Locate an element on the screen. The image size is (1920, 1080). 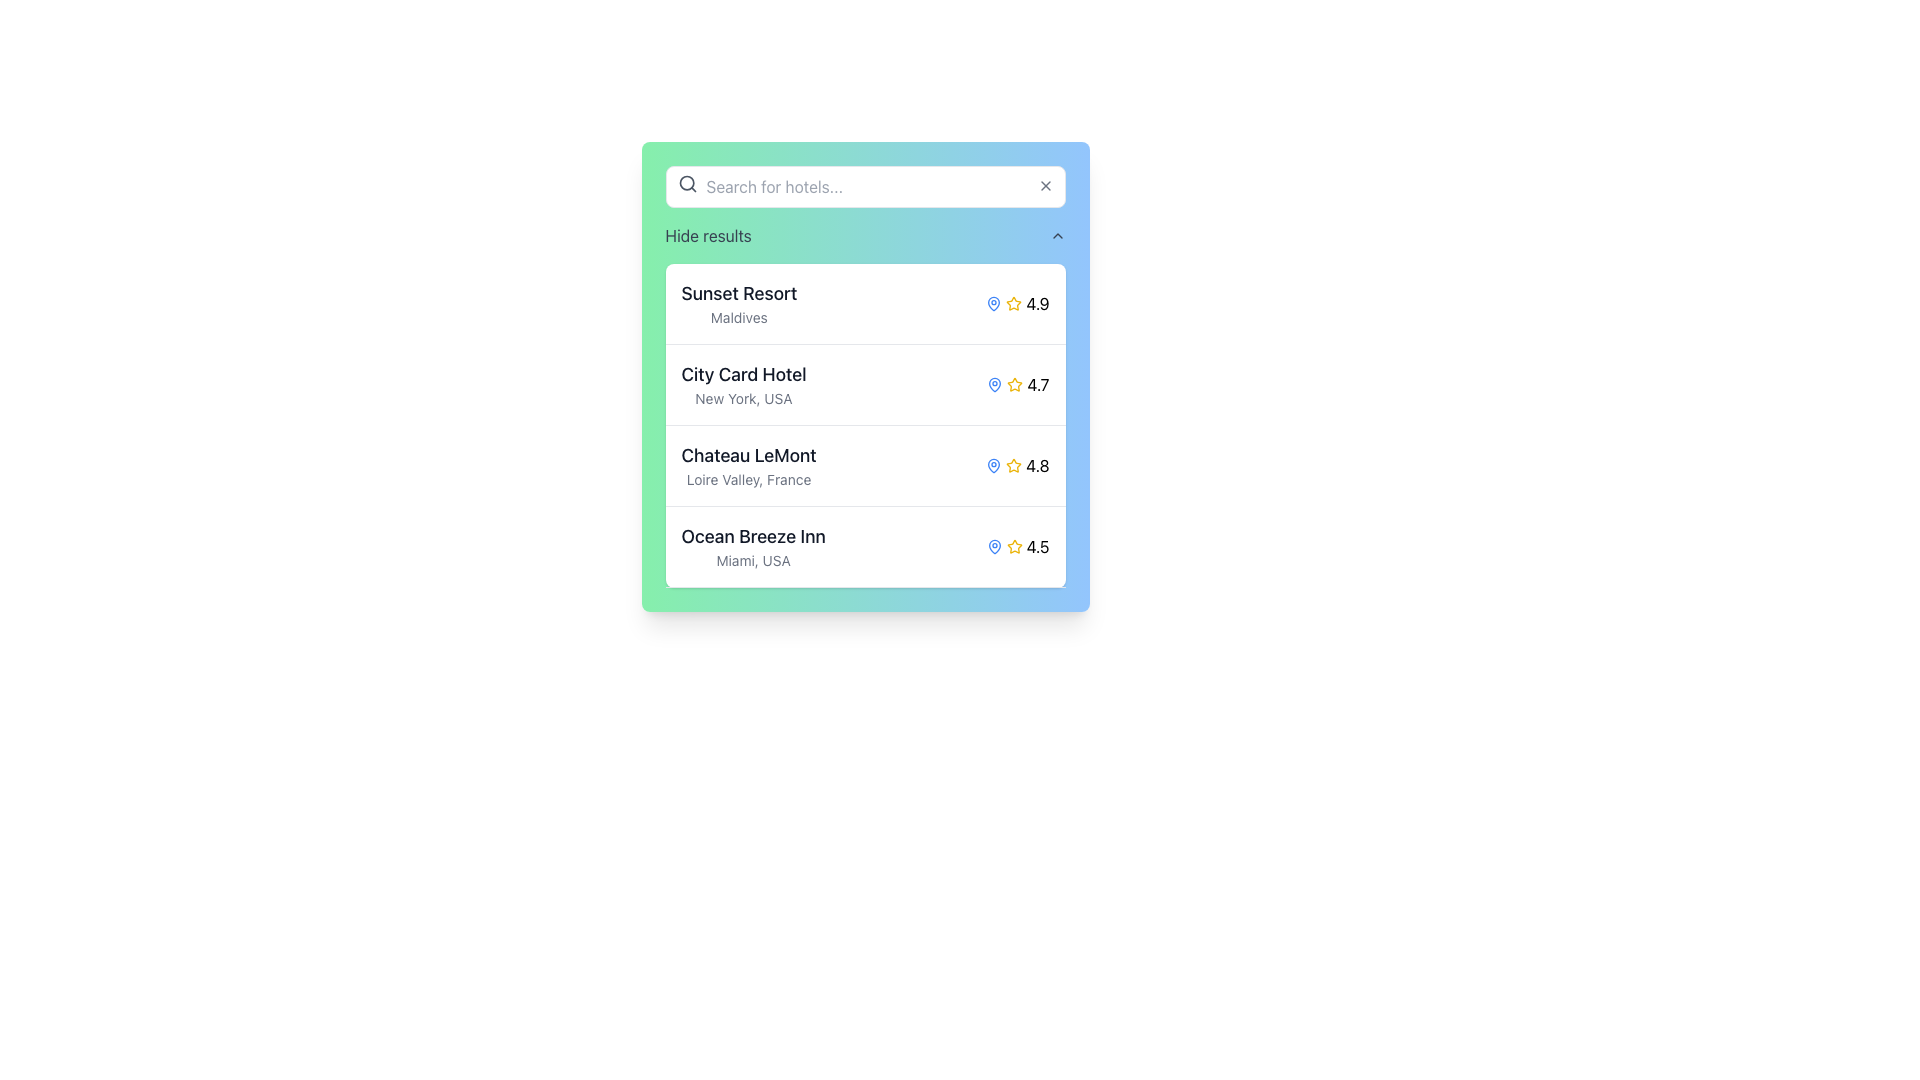
the static text element representing the hotel's rating score, located to the right of the yellow star icon in the third entry of the hotel list is located at coordinates (1037, 466).